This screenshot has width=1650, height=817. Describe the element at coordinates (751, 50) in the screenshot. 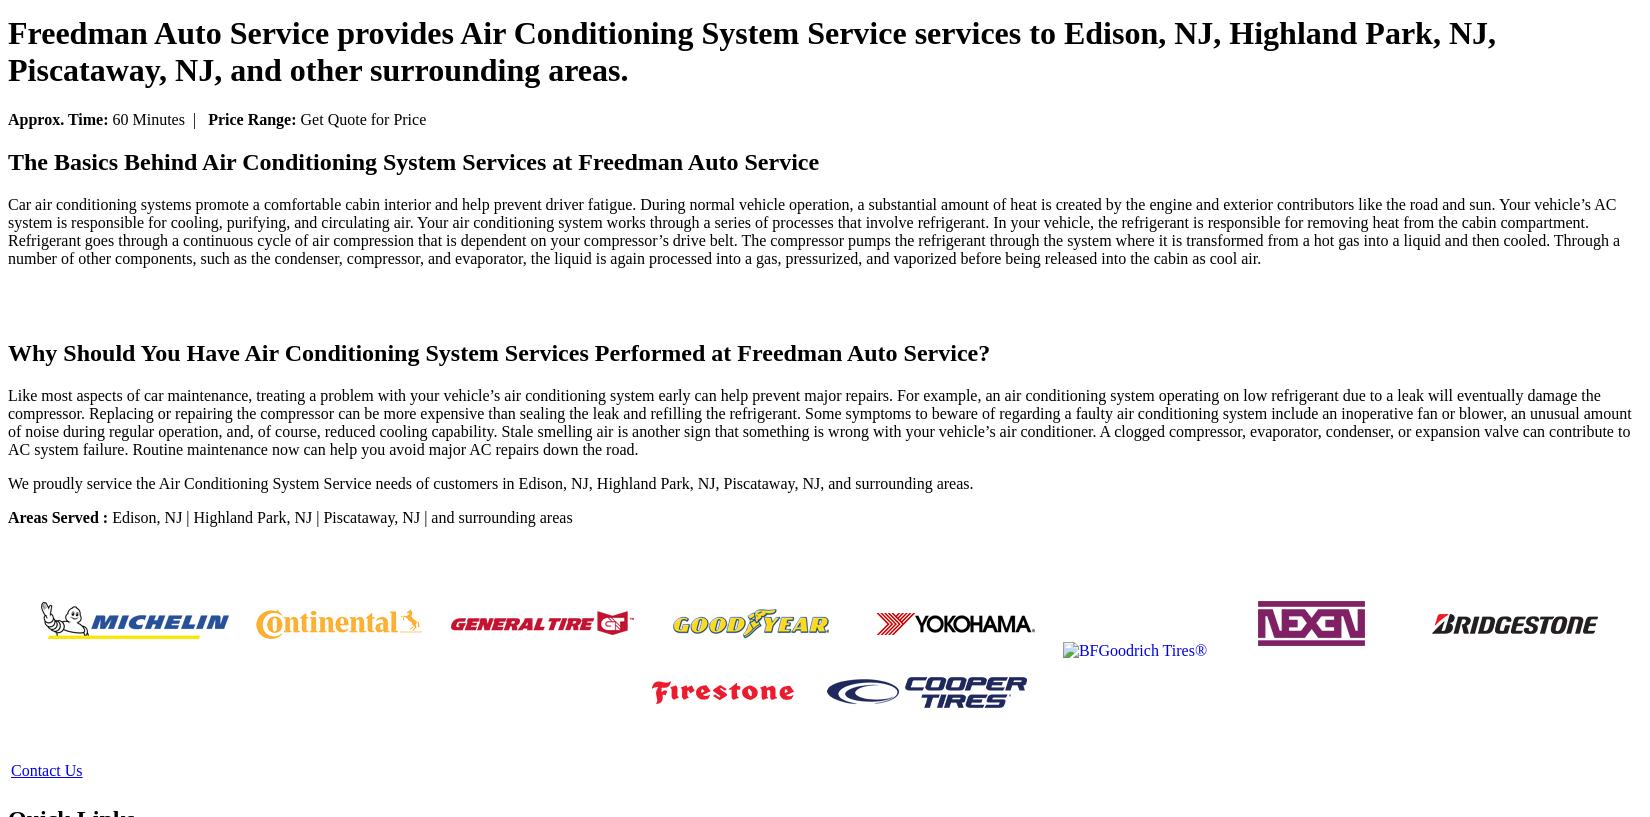

I see `'Freedman Auto Service provides Air Conditioning System Service services to Edison, NJ, Highland Park, NJ, Piscataway, NJ, and other surrounding areas.'` at that location.